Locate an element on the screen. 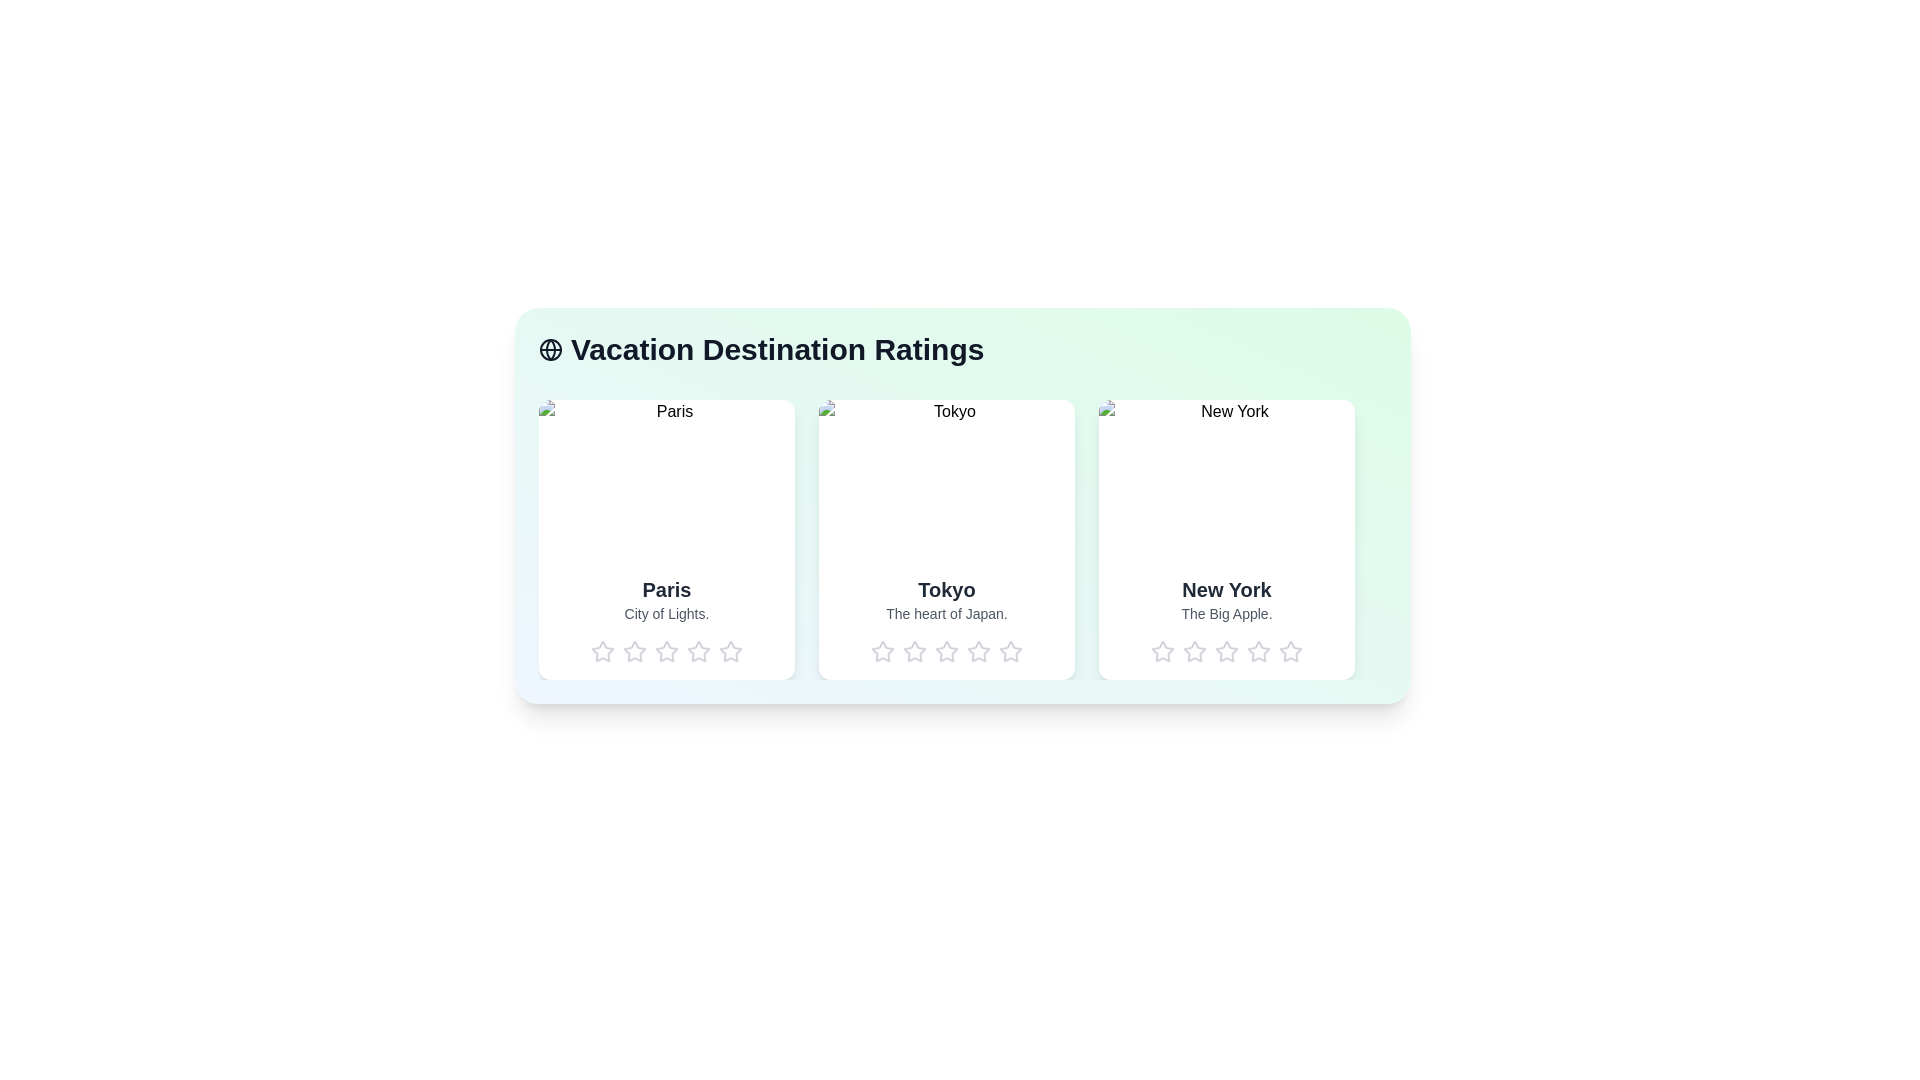 Image resolution: width=1920 pixels, height=1080 pixels. the destination card for New York is located at coordinates (1226, 540).